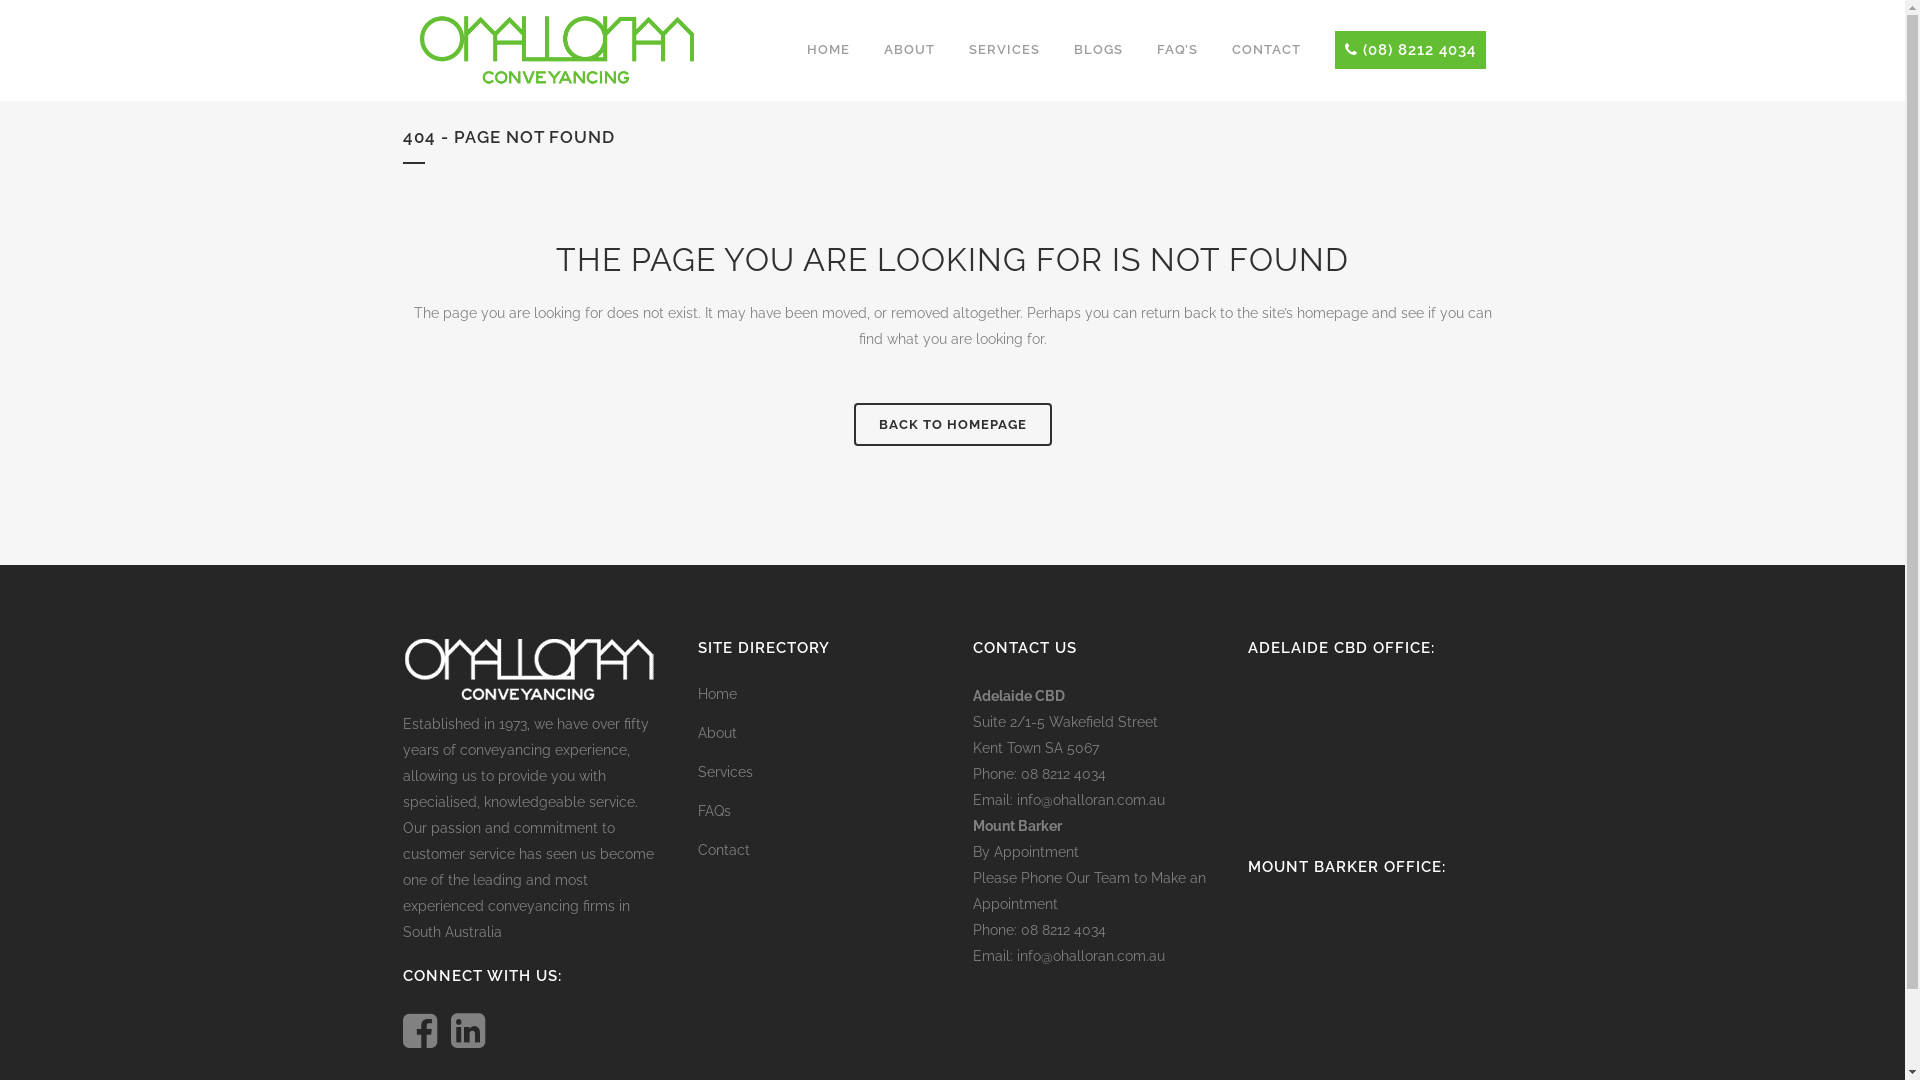 The image size is (1920, 1080). What do you see at coordinates (1061, 773) in the screenshot?
I see `'08 8212 4034'` at bounding box center [1061, 773].